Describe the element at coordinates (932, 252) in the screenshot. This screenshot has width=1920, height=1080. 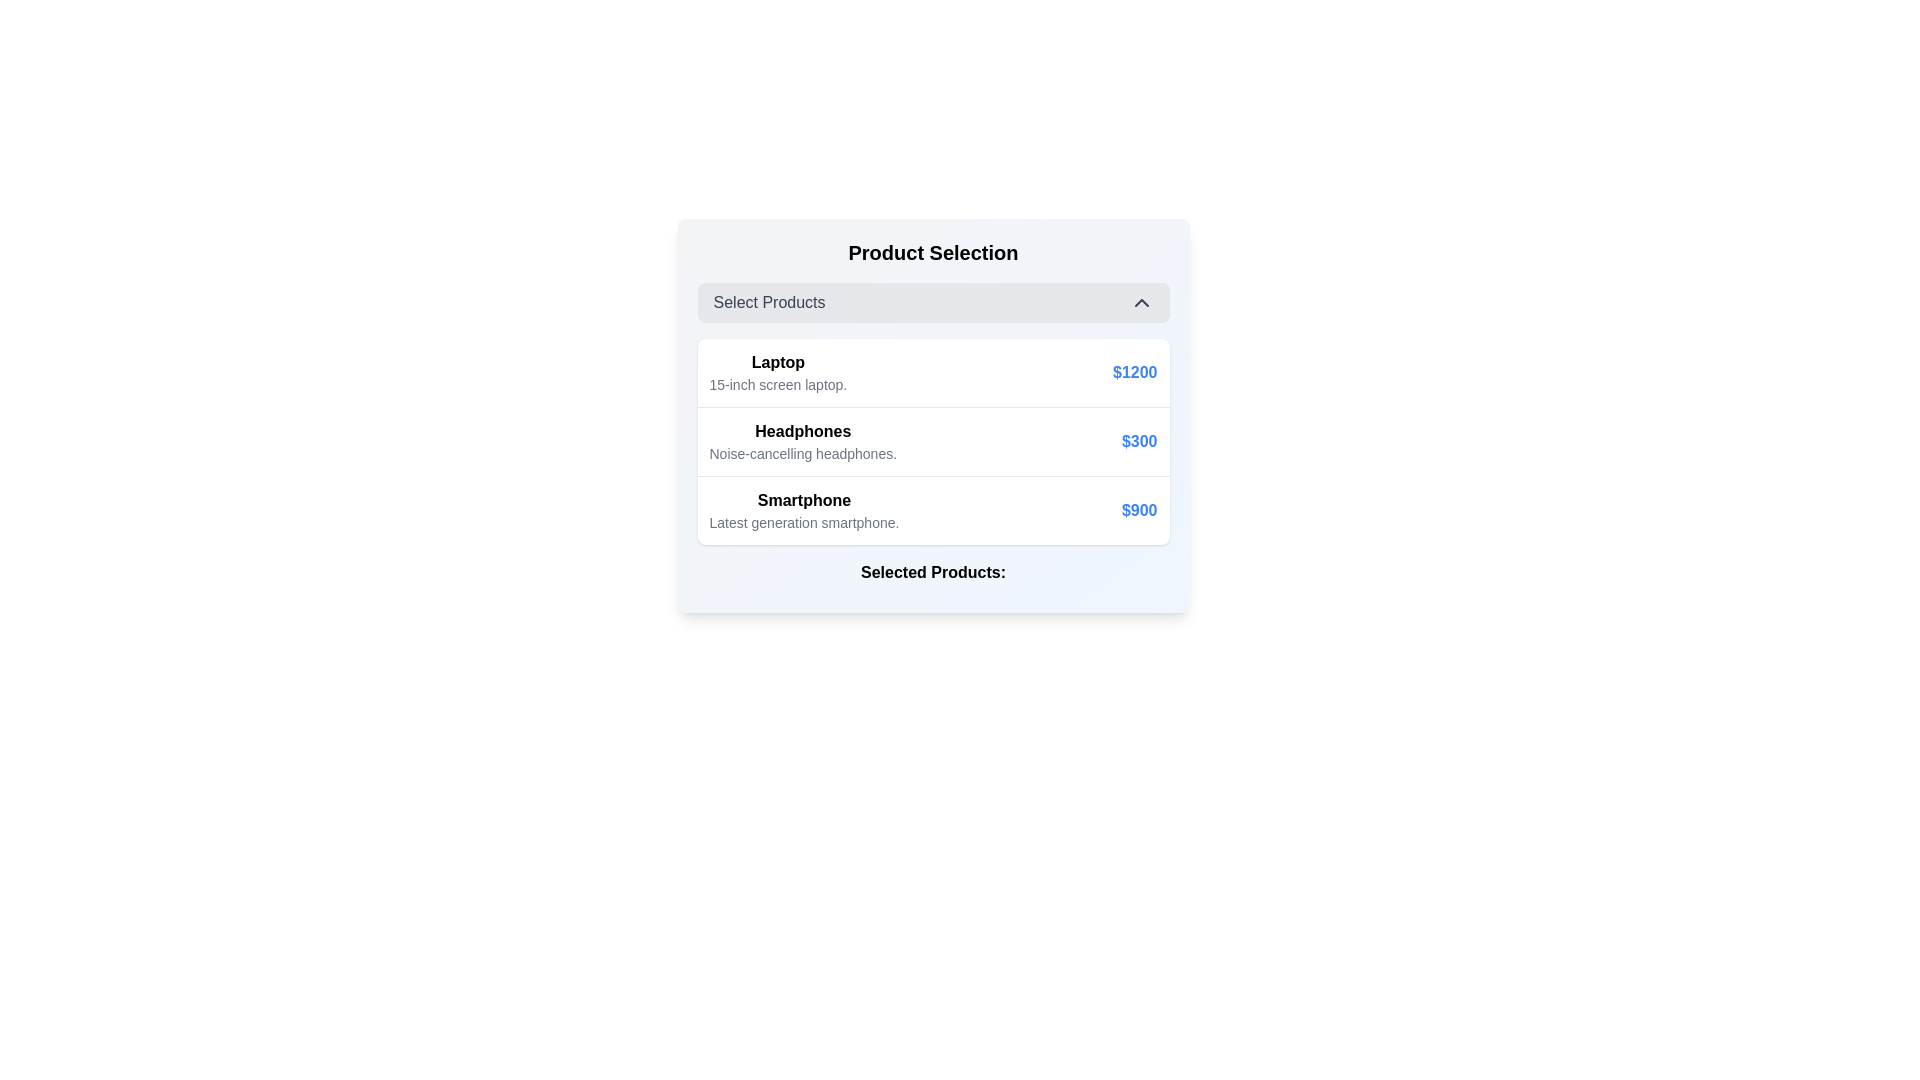
I see `the prominent header text displaying 'Product Selection', which is styled in bold and larger font, located at the top of the card` at that location.